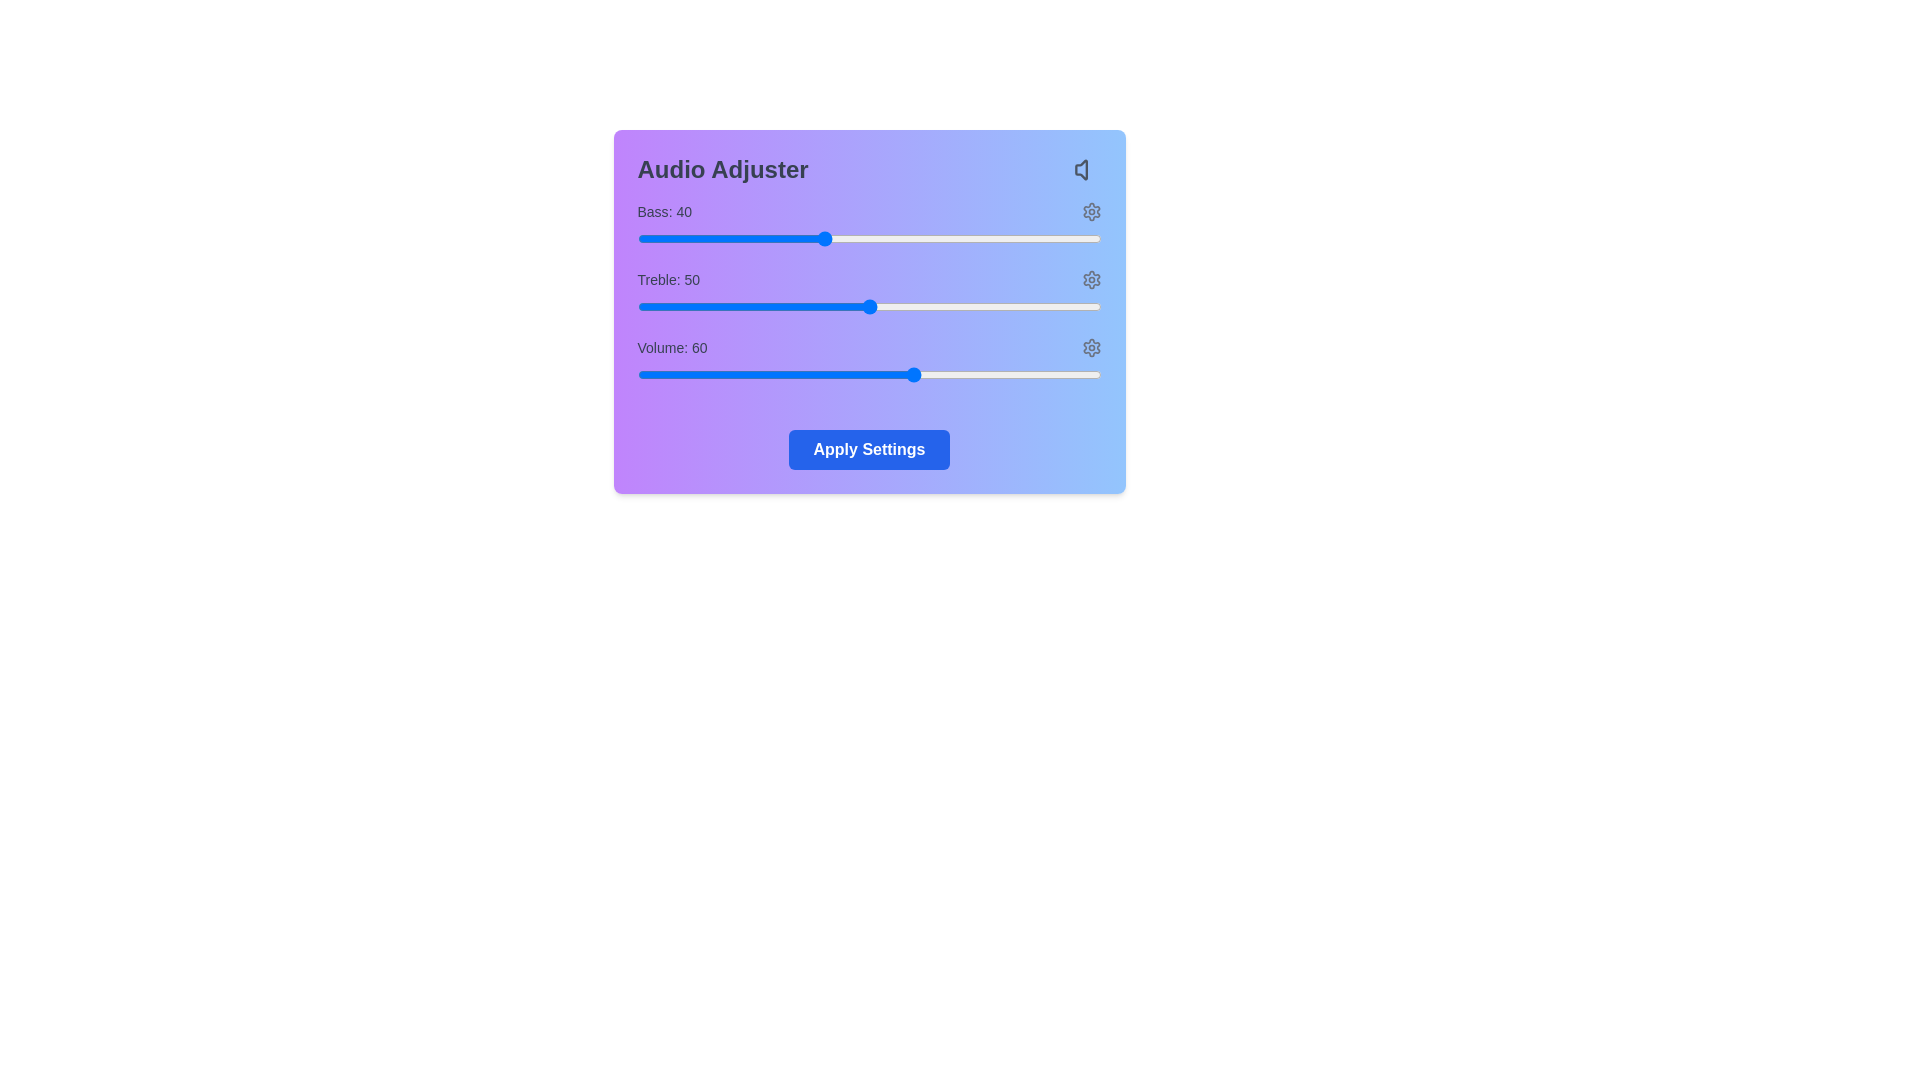 The height and width of the screenshot is (1080, 1920). I want to click on the text label displaying 'Volume: 60', which is located in the bottom third of the gradient panel interface, to the left of the volume adjustment slider, so click(672, 346).